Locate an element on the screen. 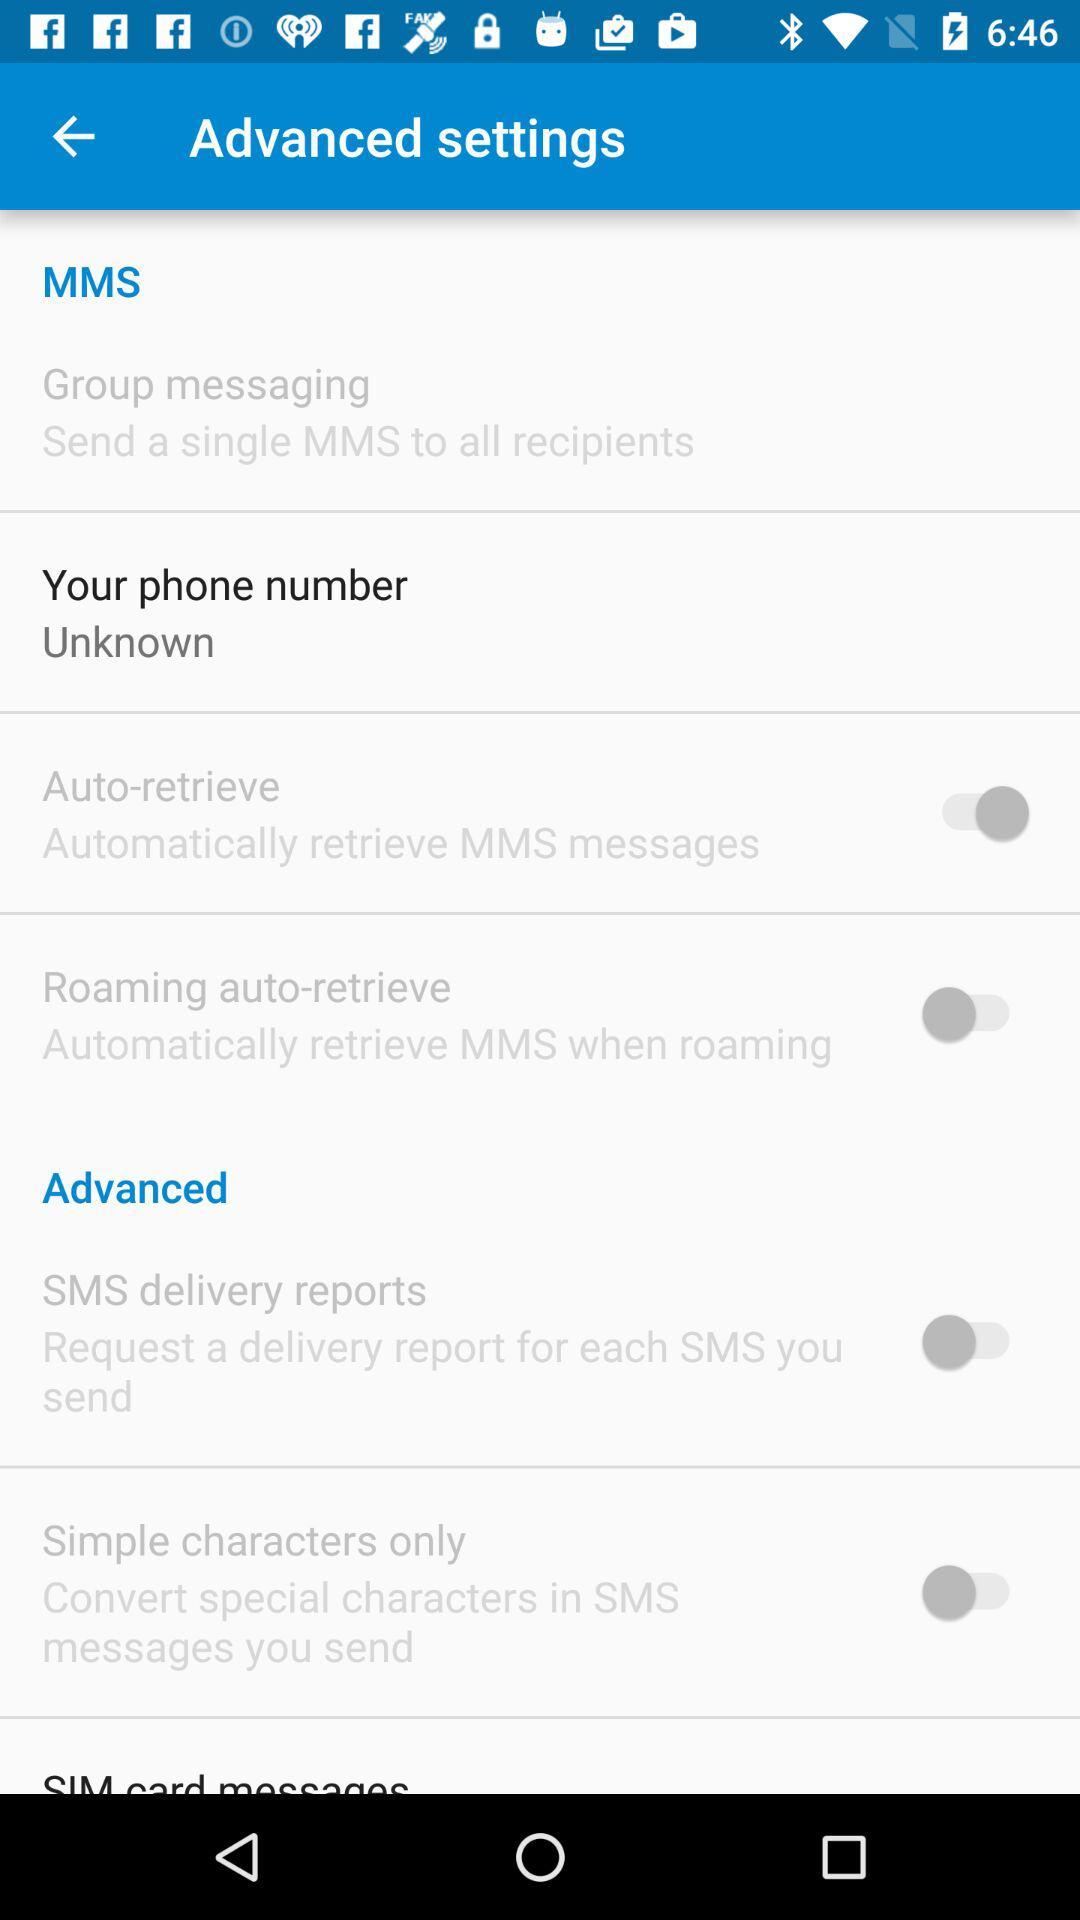  the item below send a single icon is located at coordinates (224, 582).